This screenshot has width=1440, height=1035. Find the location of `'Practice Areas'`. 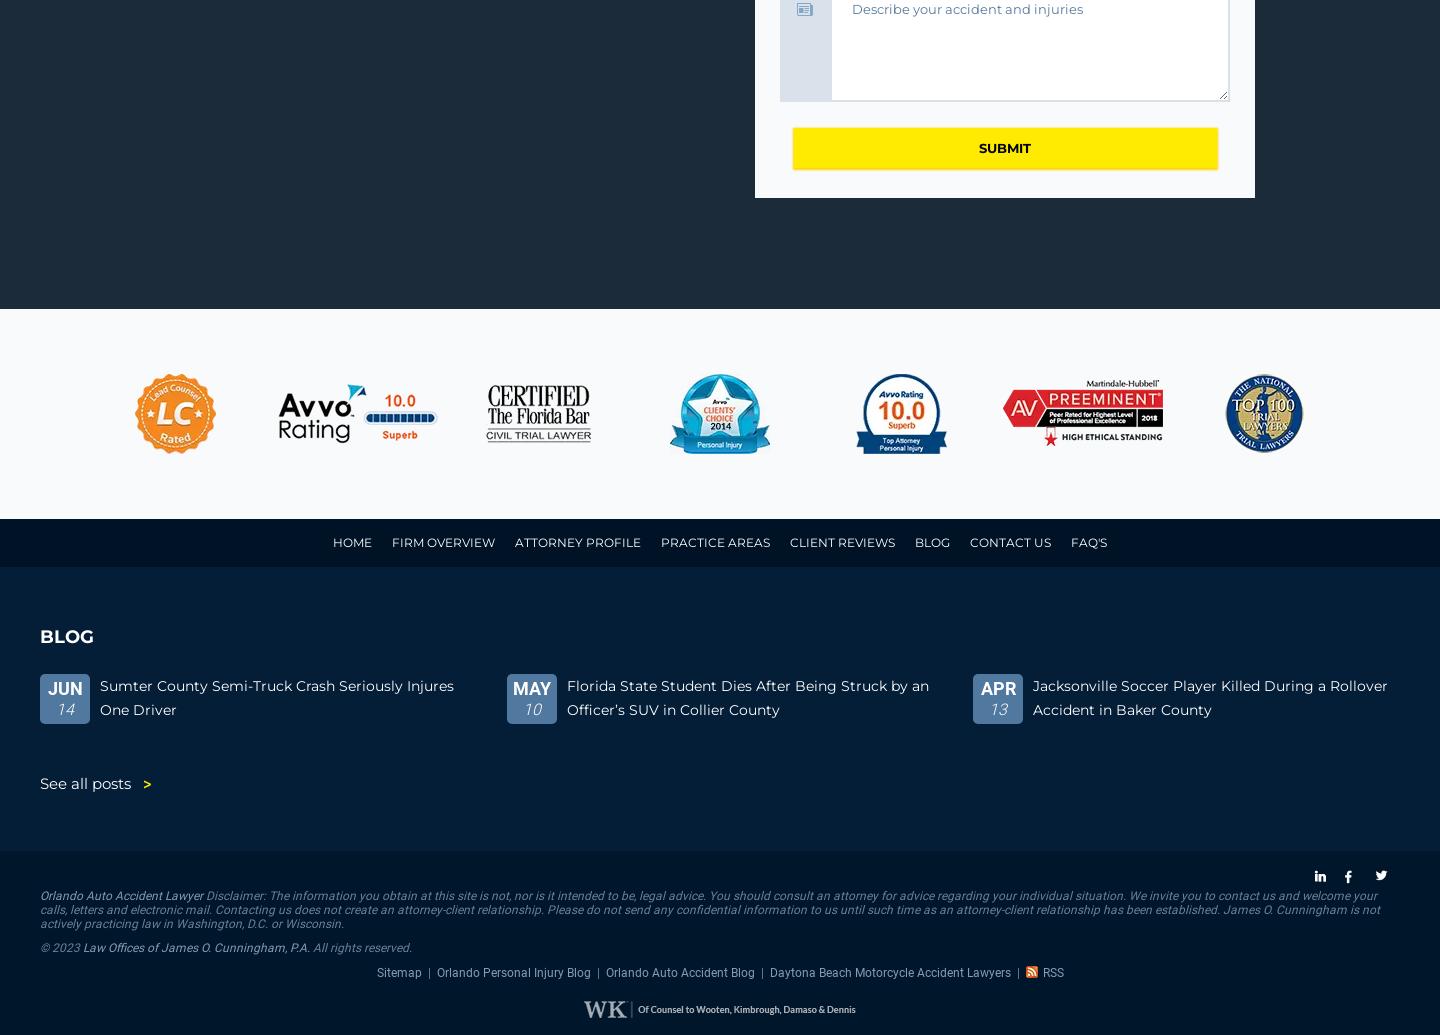

'Practice Areas' is located at coordinates (659, 541).